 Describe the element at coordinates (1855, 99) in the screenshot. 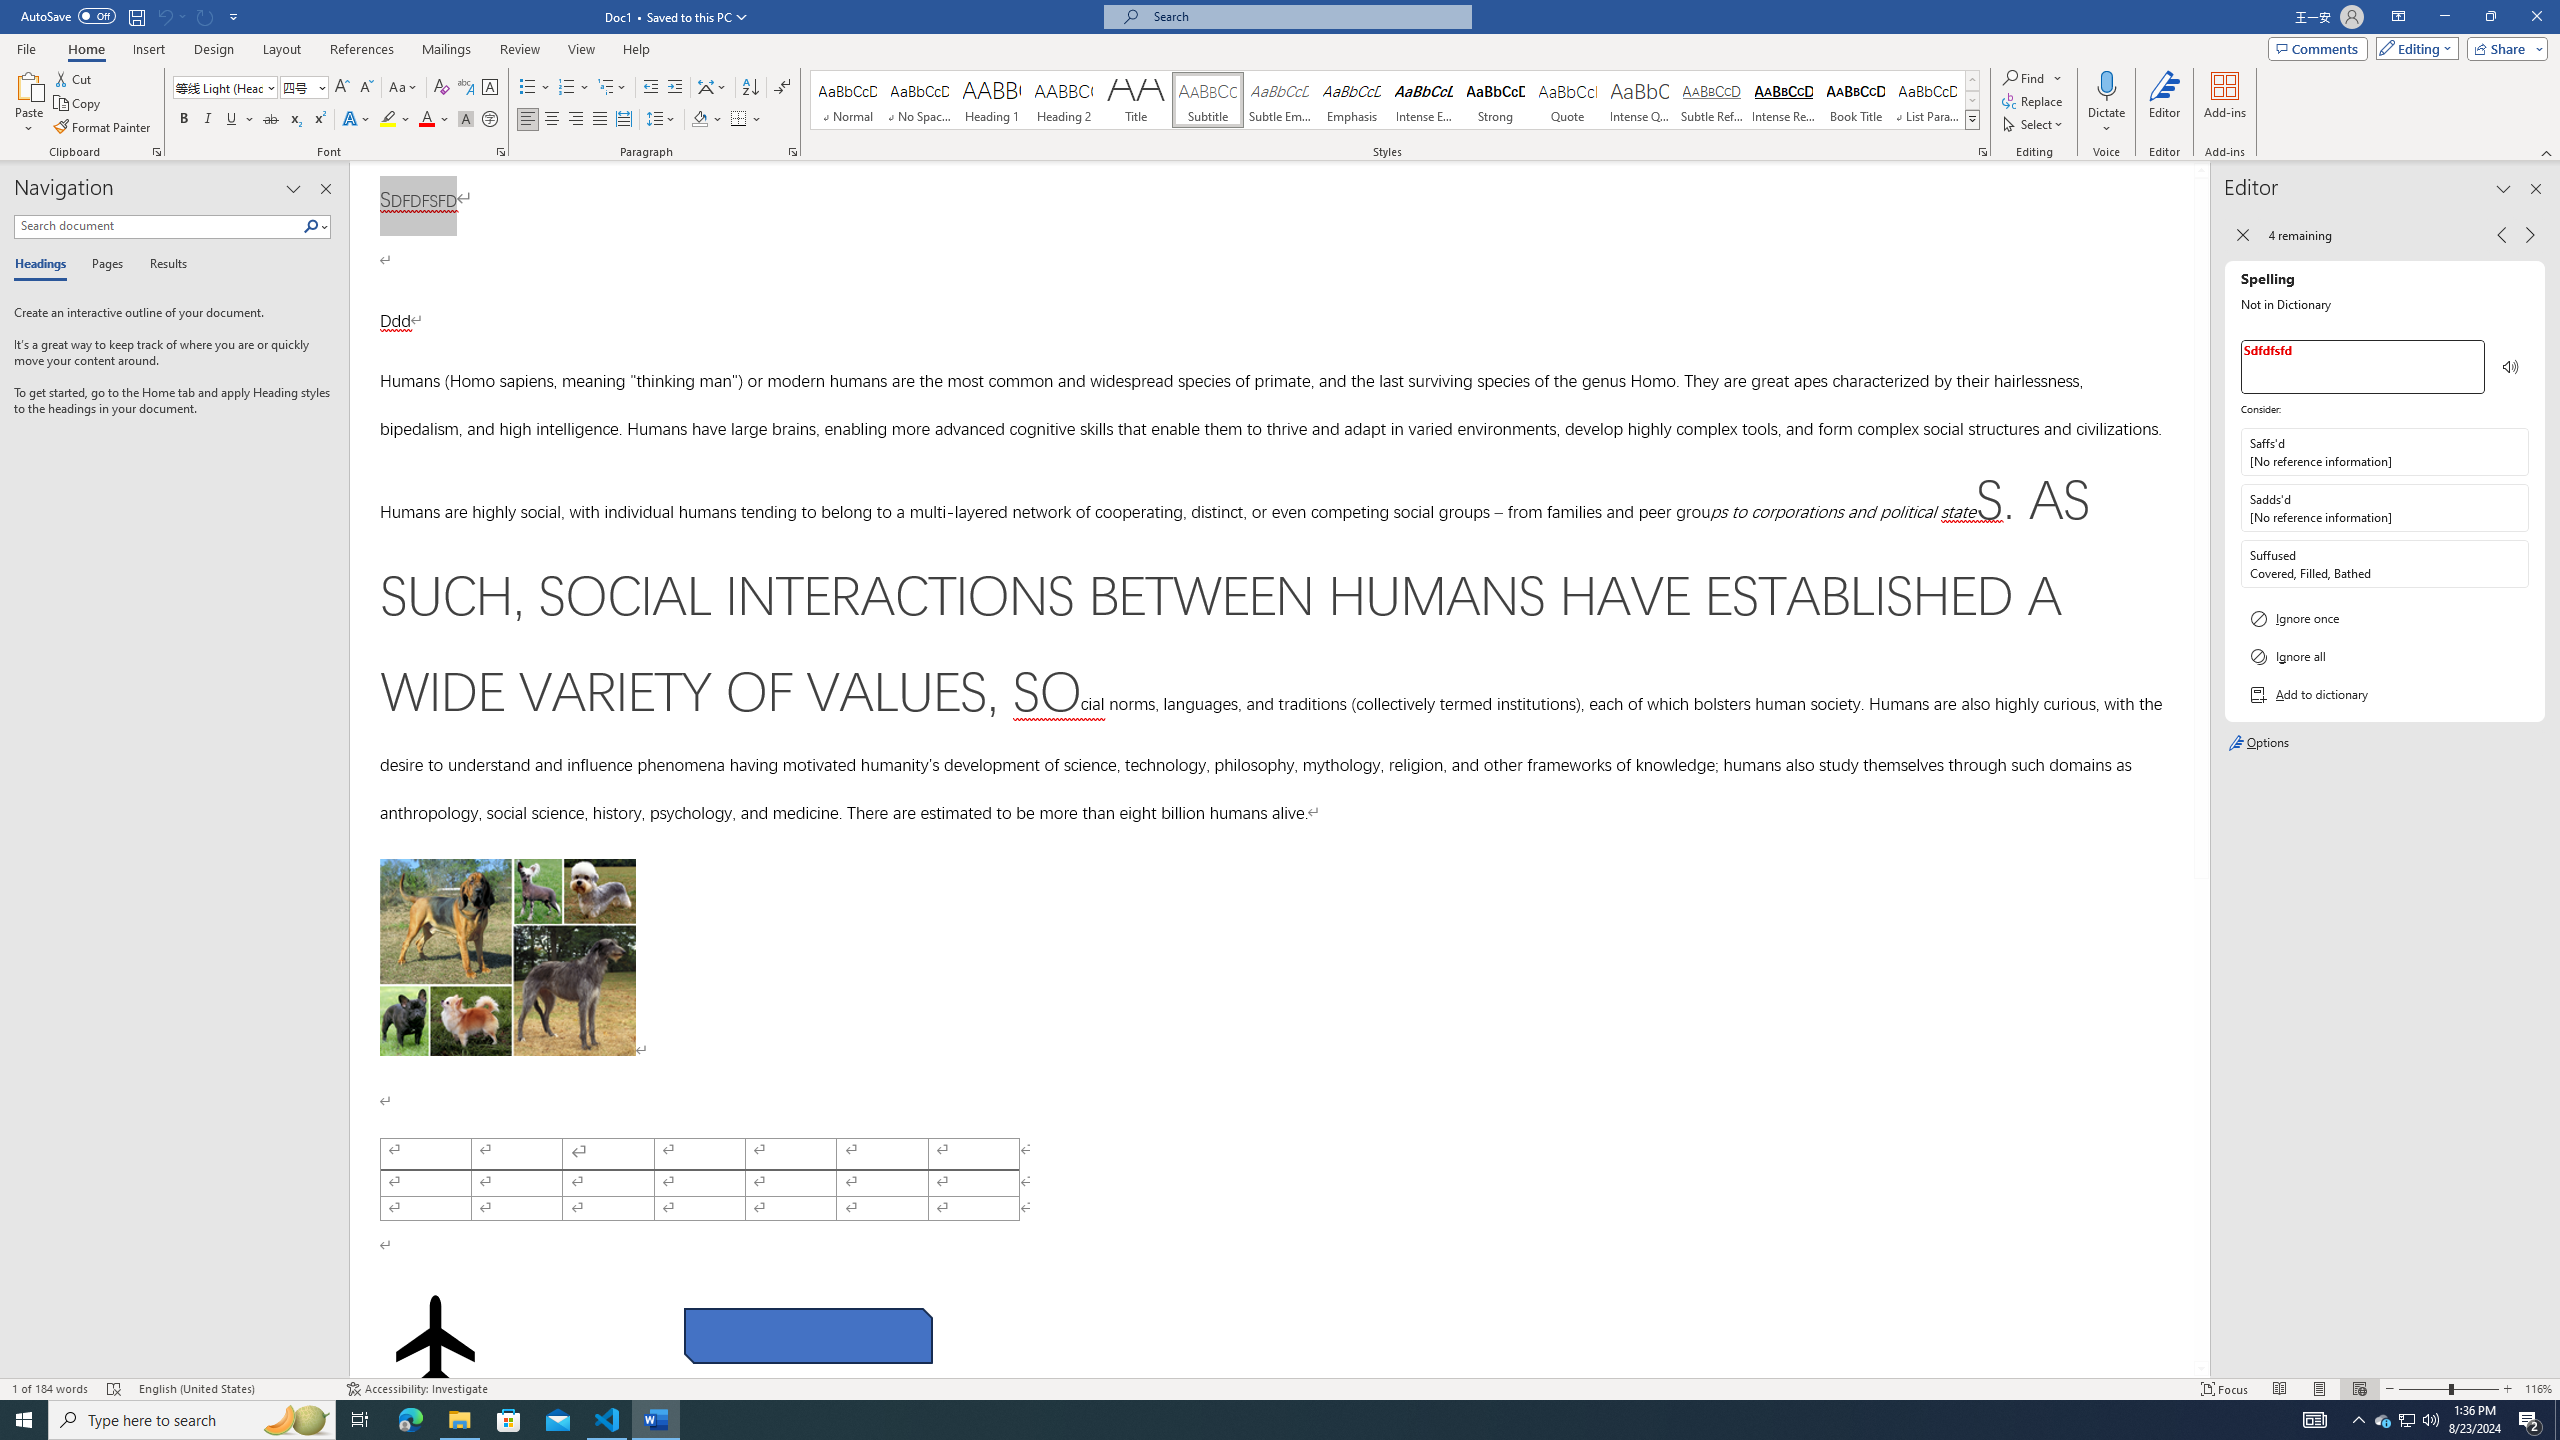

I see `'Book Title'` at that location.